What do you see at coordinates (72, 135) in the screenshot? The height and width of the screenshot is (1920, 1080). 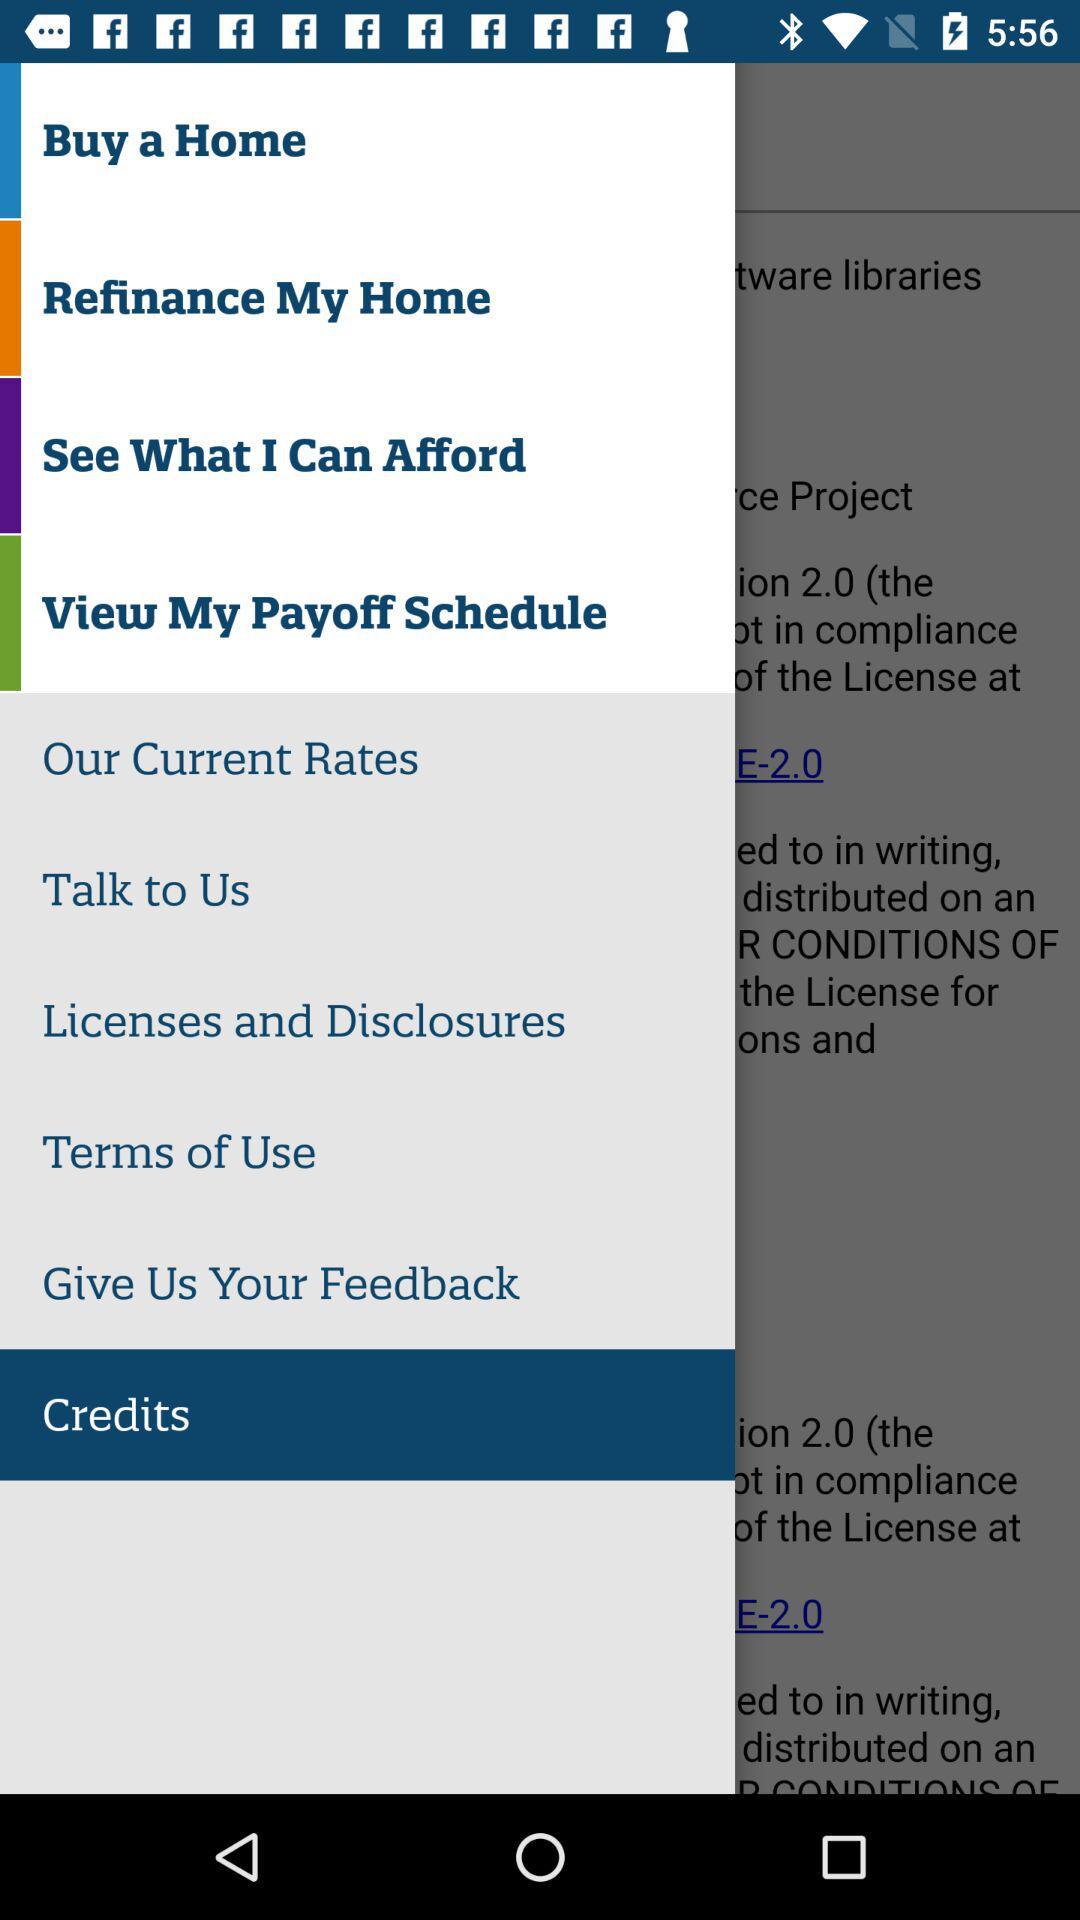 I see `icon next to the credits` at bounding box center [72, 135].